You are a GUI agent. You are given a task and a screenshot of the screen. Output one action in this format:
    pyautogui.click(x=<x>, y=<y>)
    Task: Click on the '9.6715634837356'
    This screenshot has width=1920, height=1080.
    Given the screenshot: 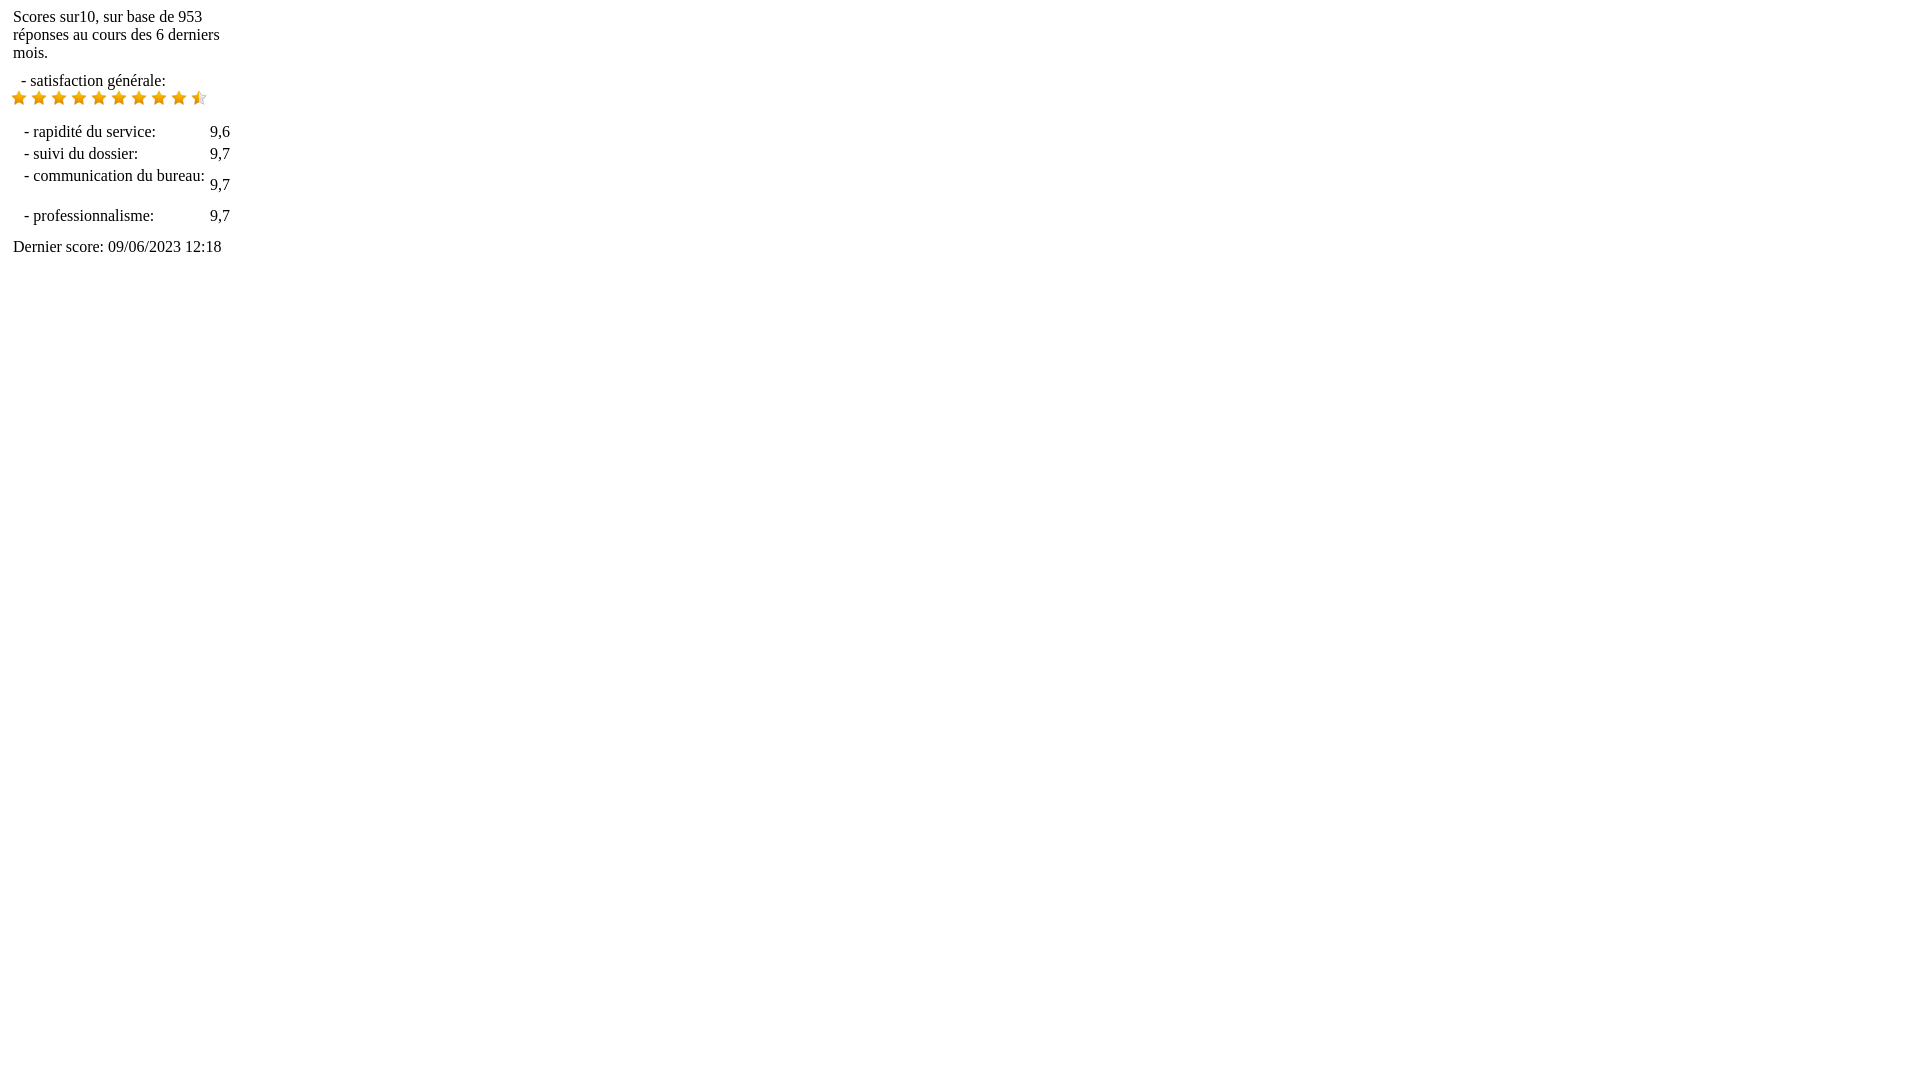 What is the action you would take?
    pyautogui.click(x=129, y=97)
    